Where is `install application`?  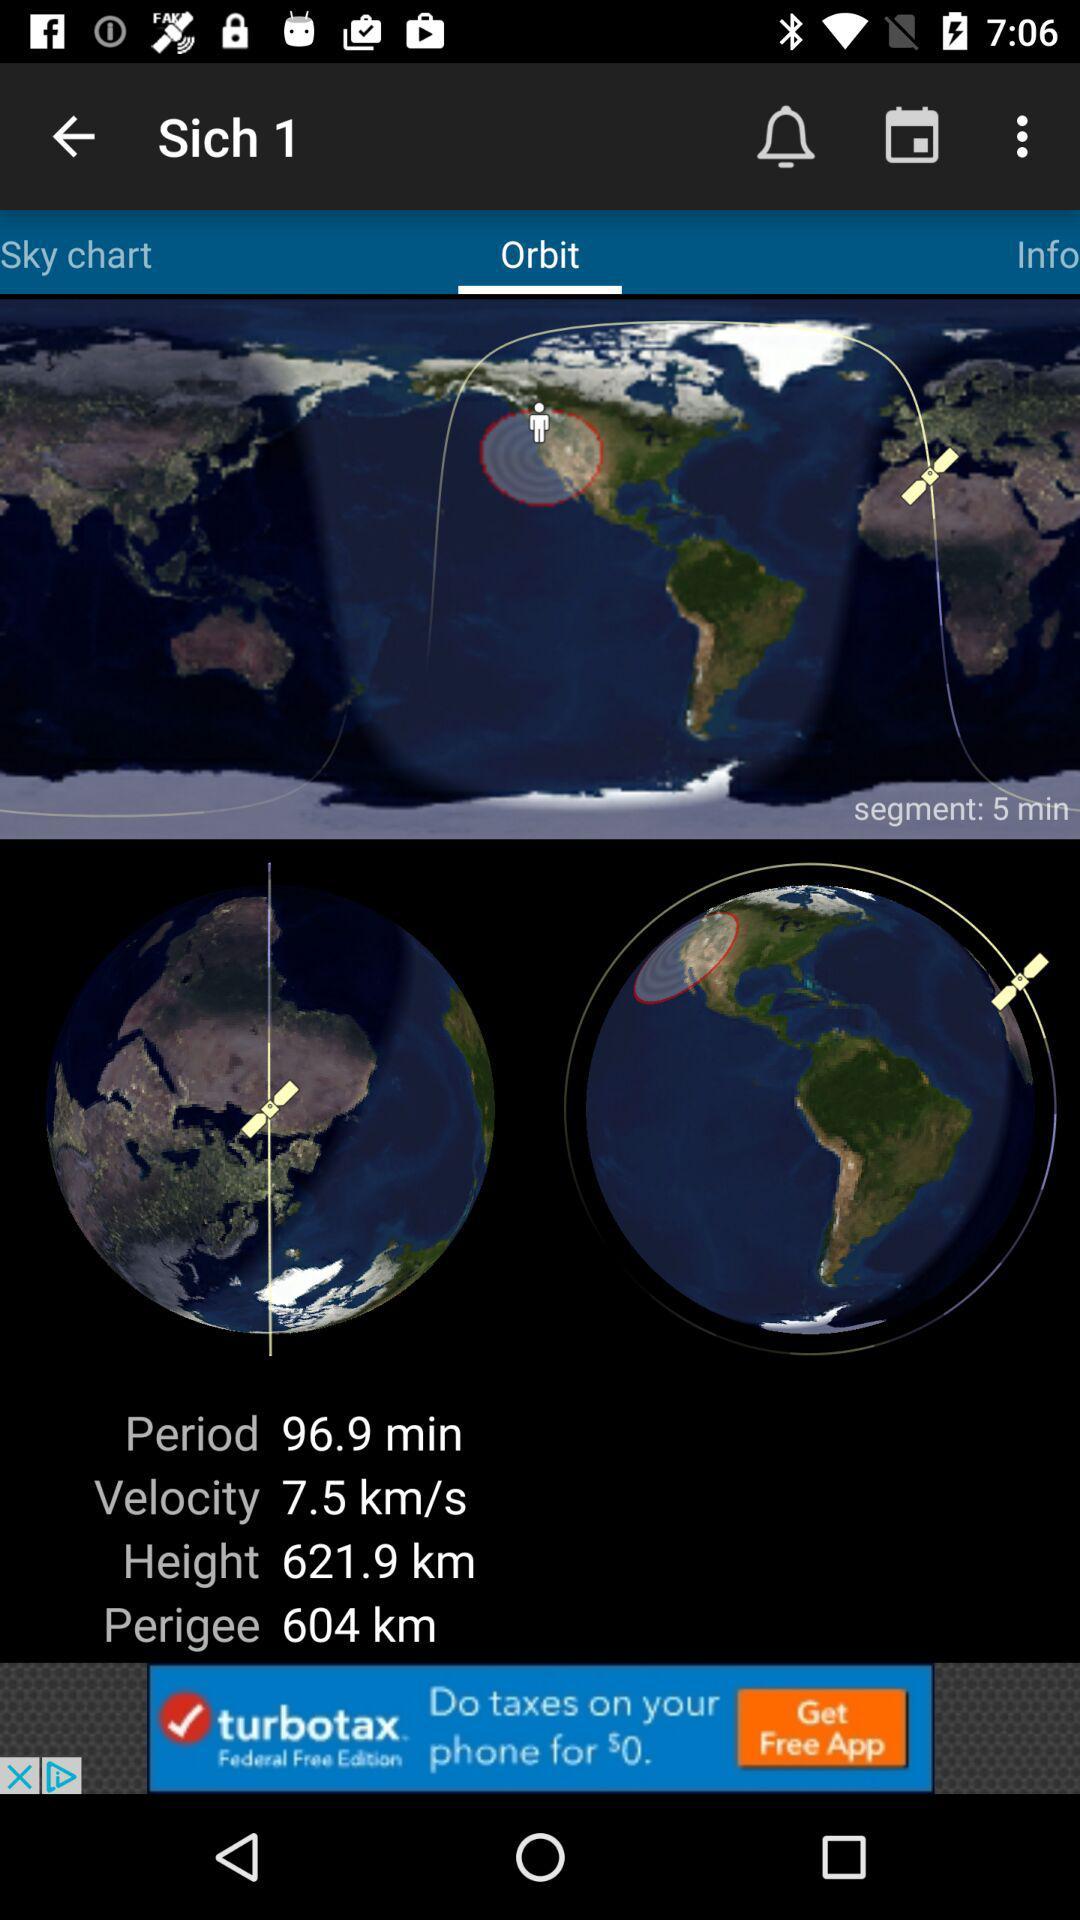
install application is located at coordinates (540, 1727).